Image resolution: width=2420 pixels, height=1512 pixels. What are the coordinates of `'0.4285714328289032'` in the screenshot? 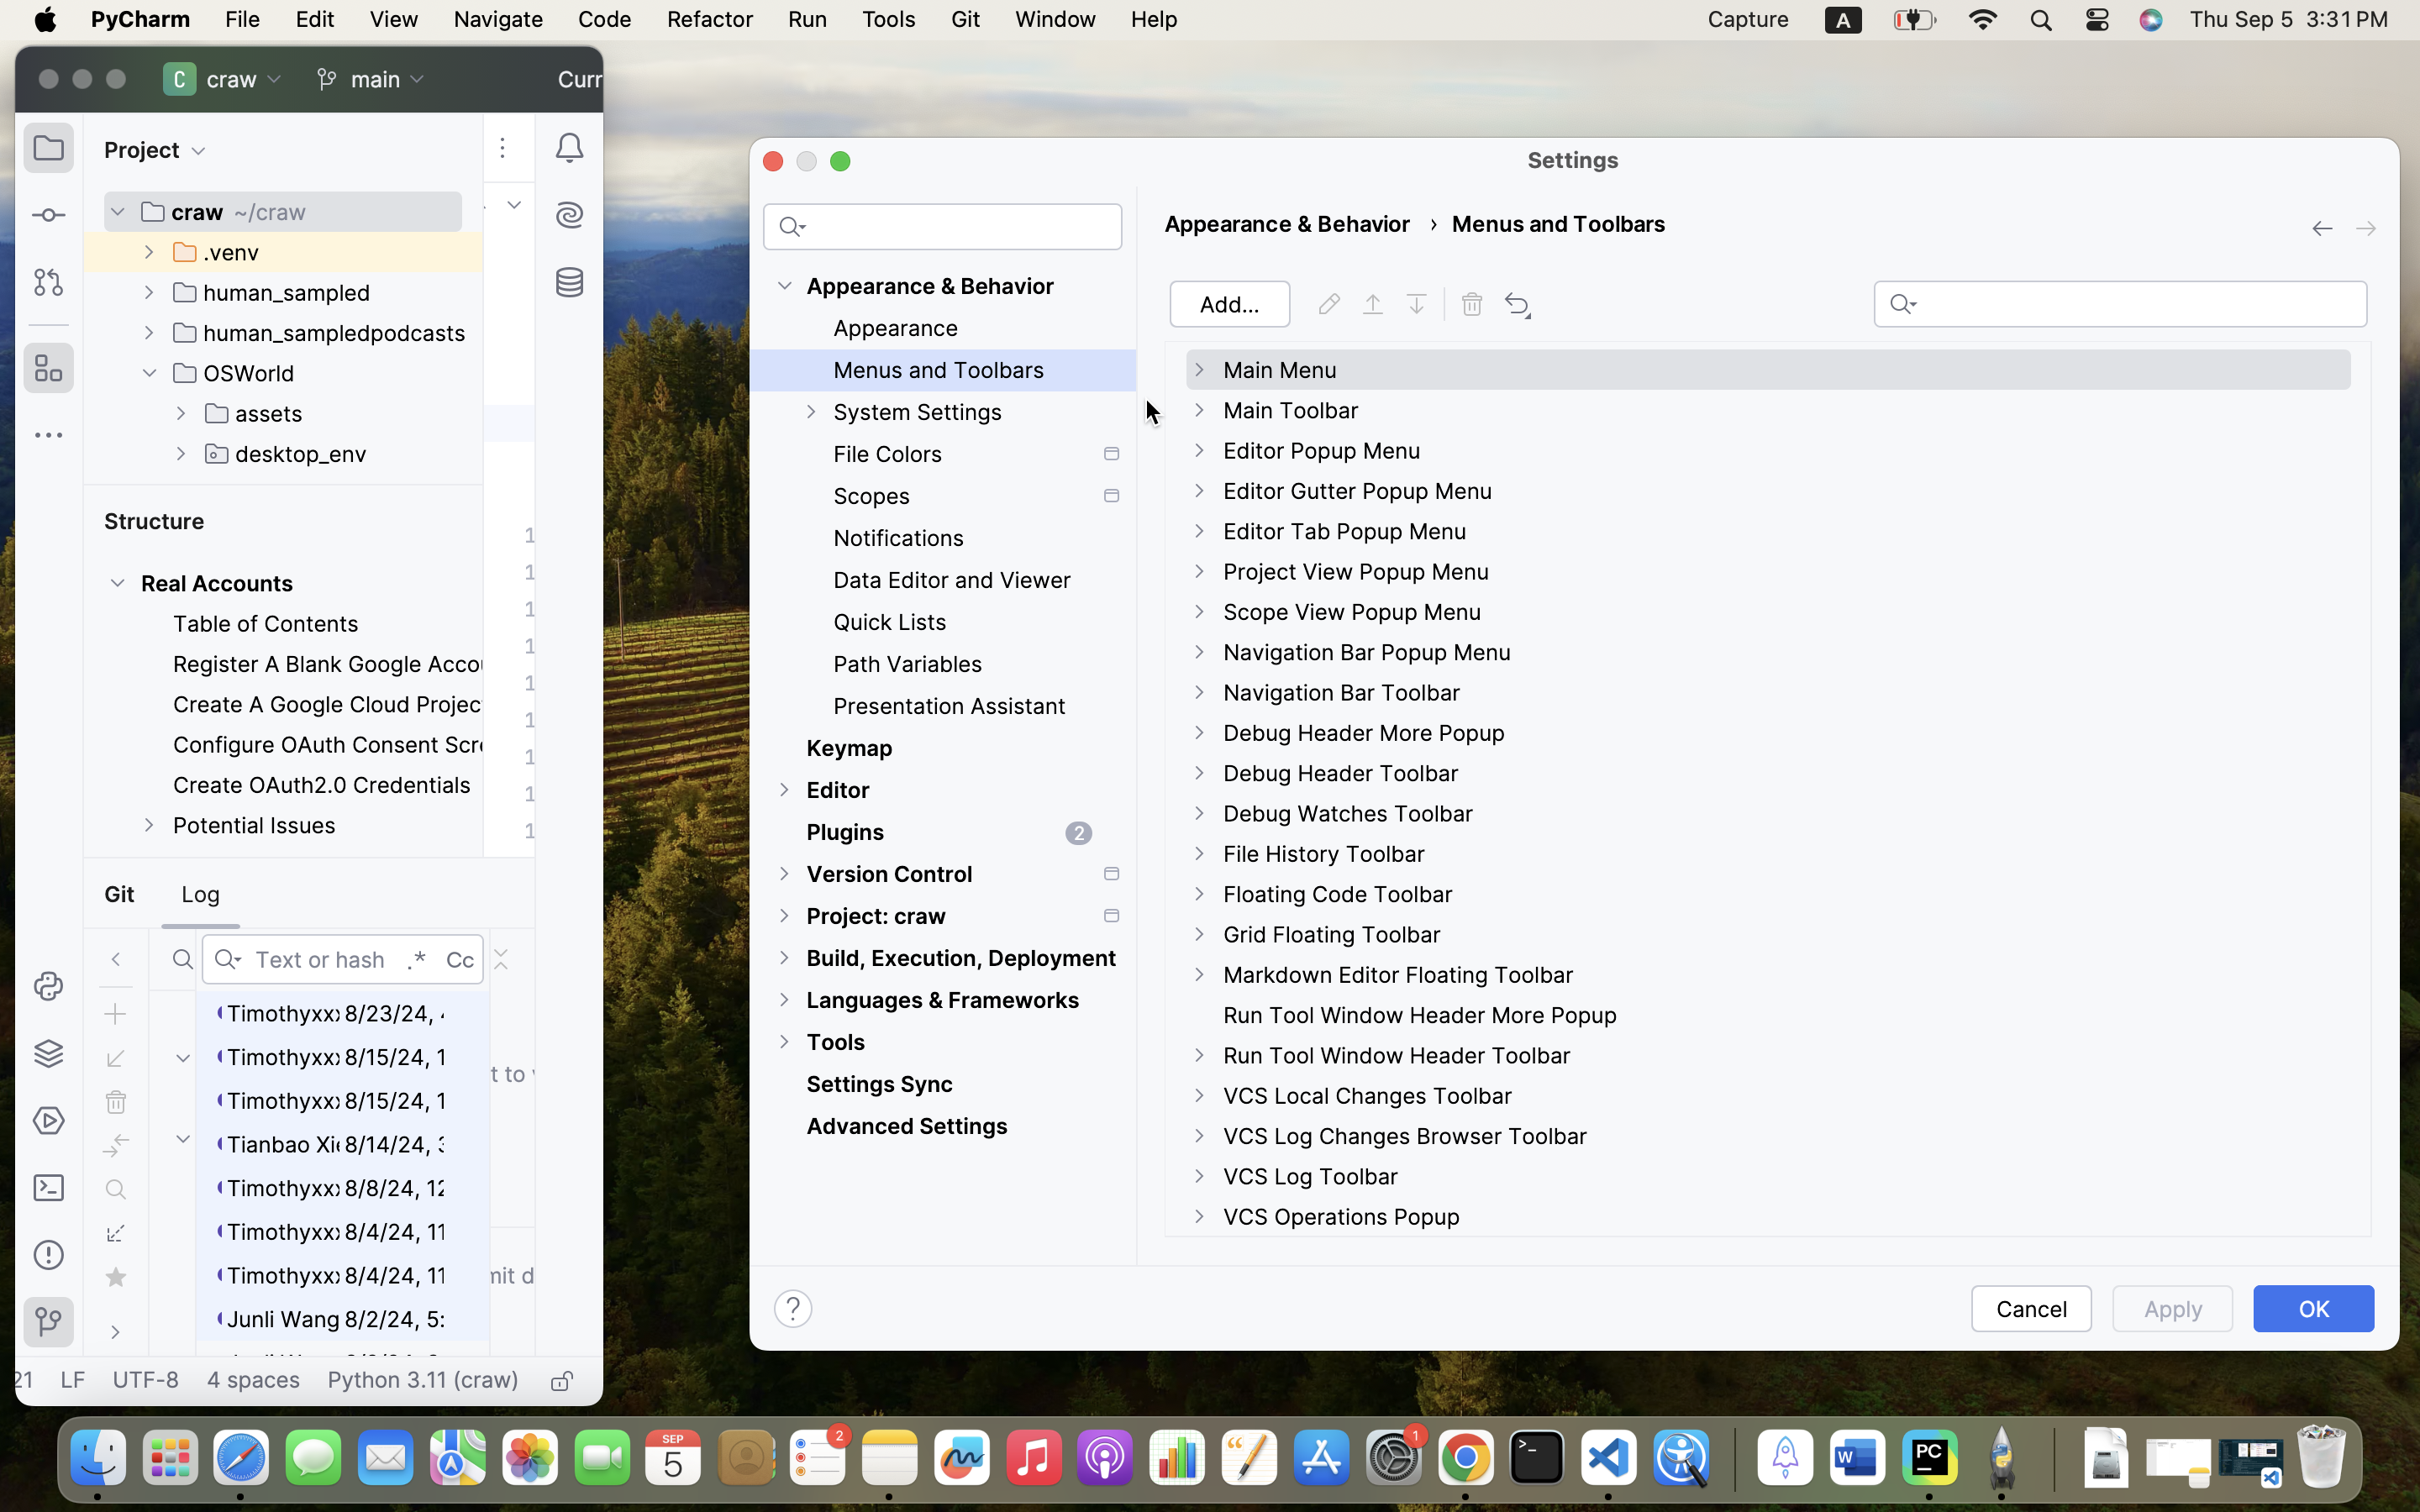 It's located at (1730, 1458).